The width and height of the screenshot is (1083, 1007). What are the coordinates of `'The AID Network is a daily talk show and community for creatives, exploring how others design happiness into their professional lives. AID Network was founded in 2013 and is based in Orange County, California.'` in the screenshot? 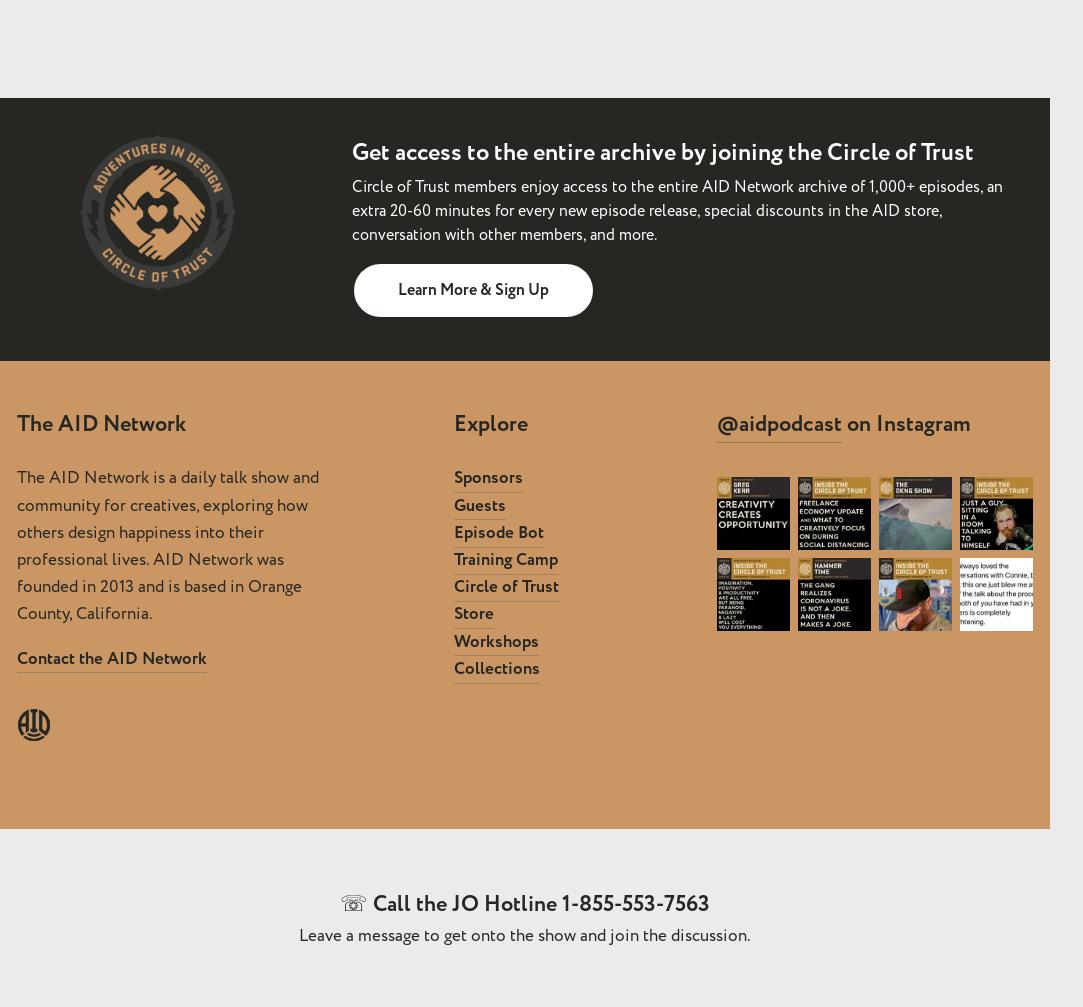 It's located at (170, 545).